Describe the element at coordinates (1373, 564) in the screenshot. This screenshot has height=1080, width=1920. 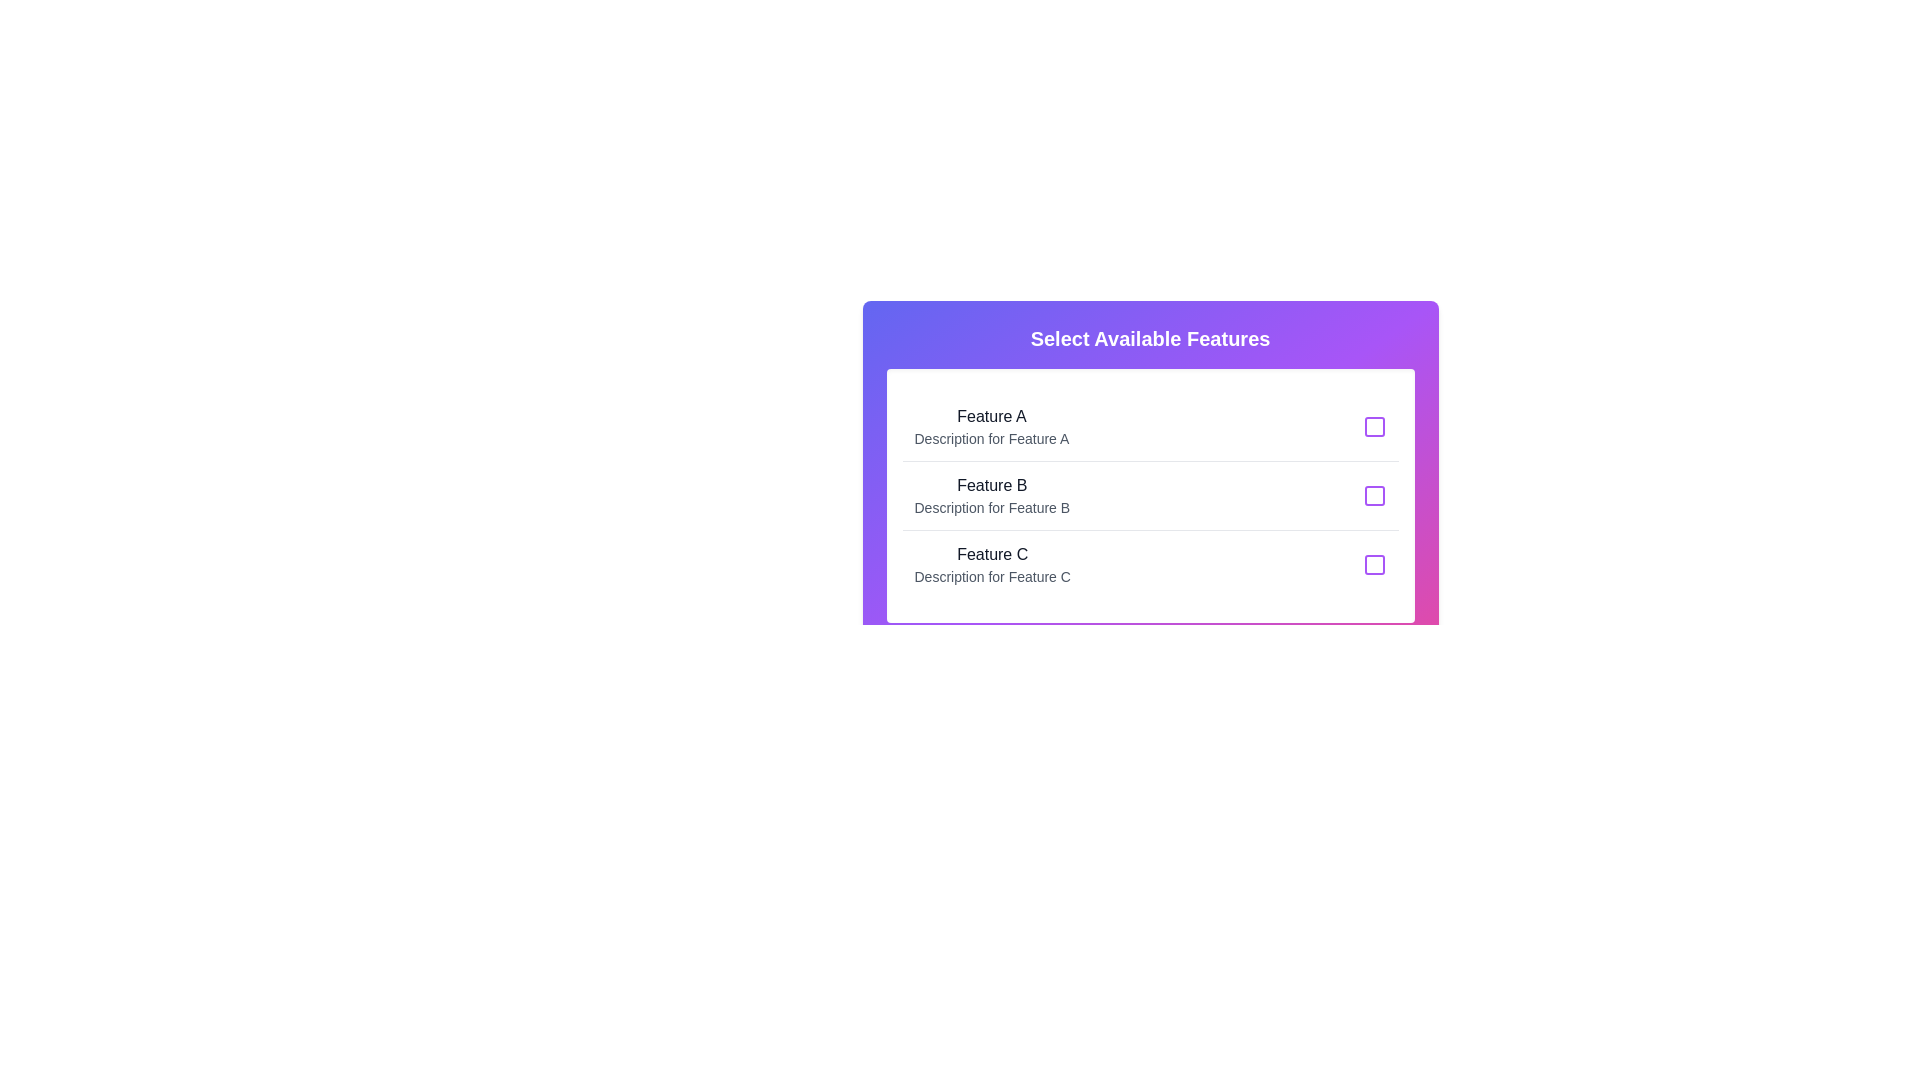
I see `the checkbox or selectable button located to the far right within the row labeled 'Feature C' in the third item of the list for additional styling` at that location.